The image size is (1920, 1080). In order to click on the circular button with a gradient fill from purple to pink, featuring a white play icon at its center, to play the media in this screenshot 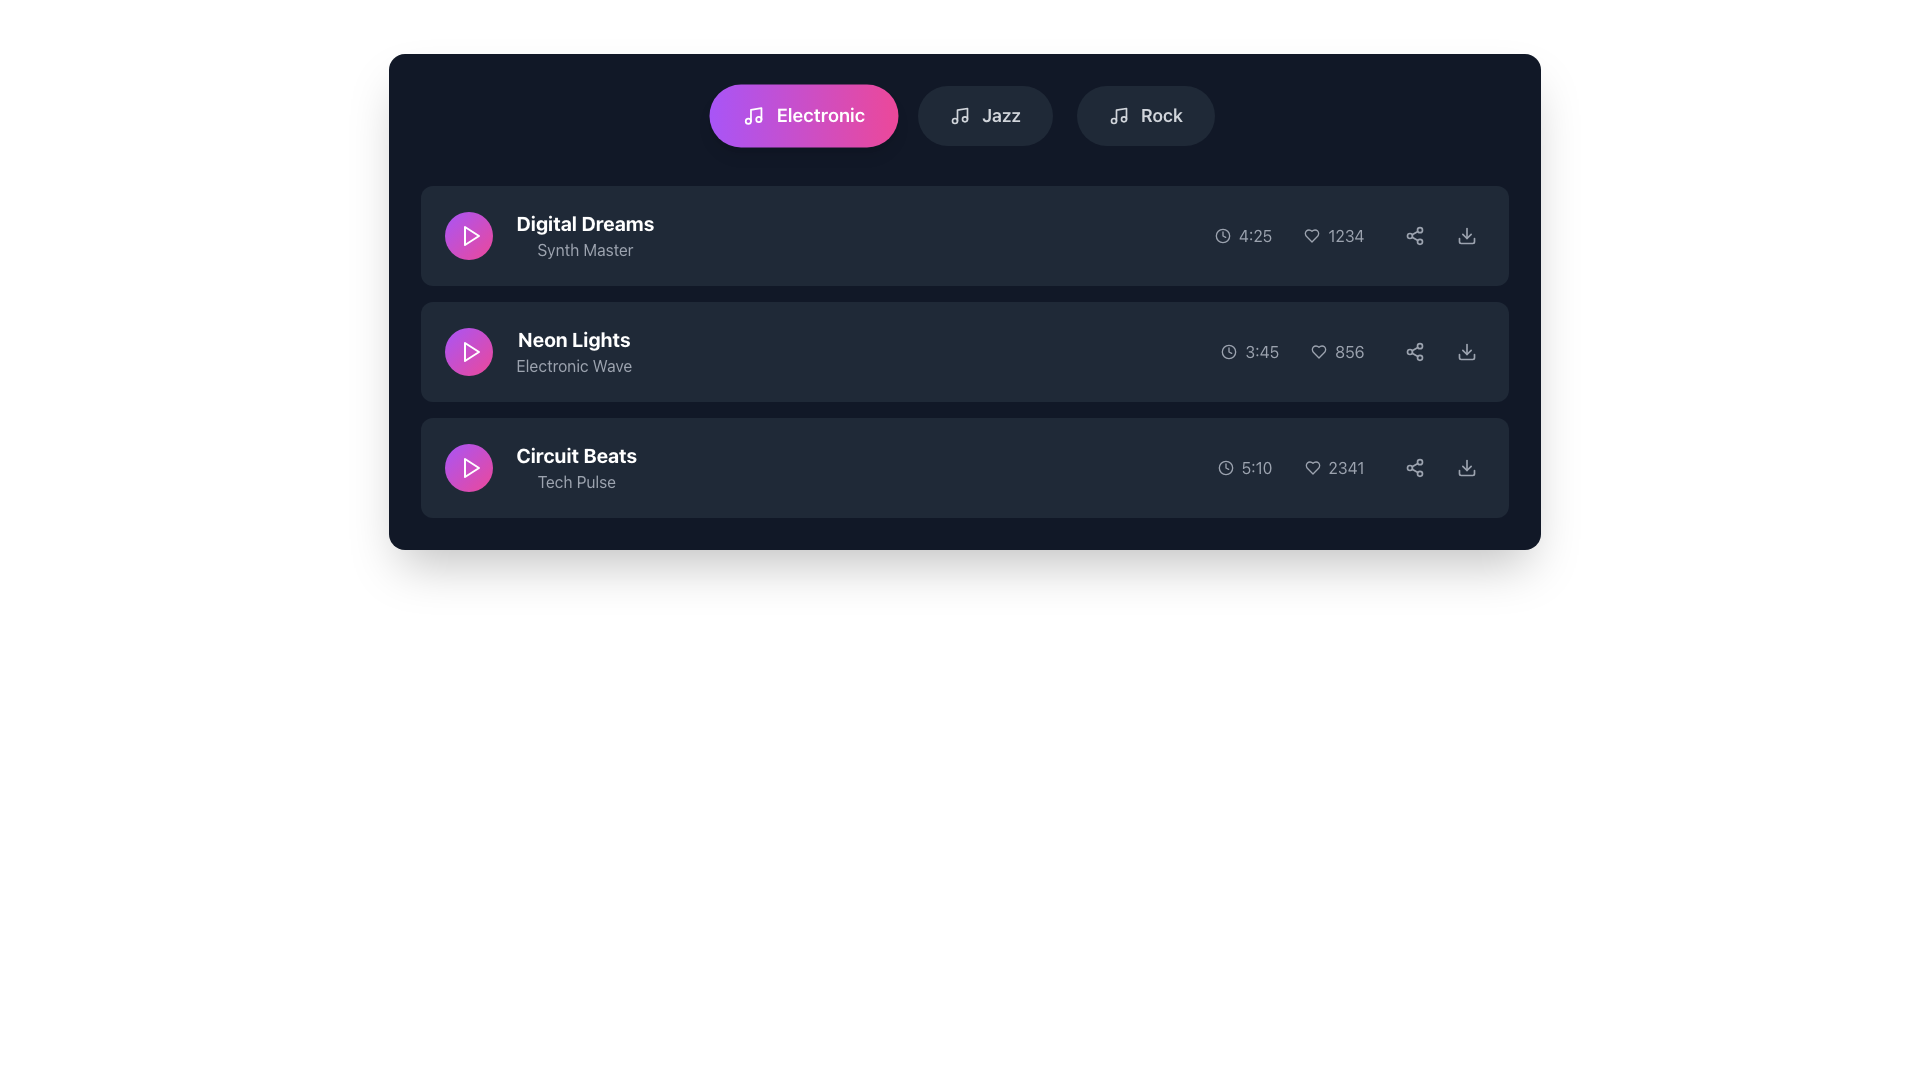, I will do `click(467, 467)`.